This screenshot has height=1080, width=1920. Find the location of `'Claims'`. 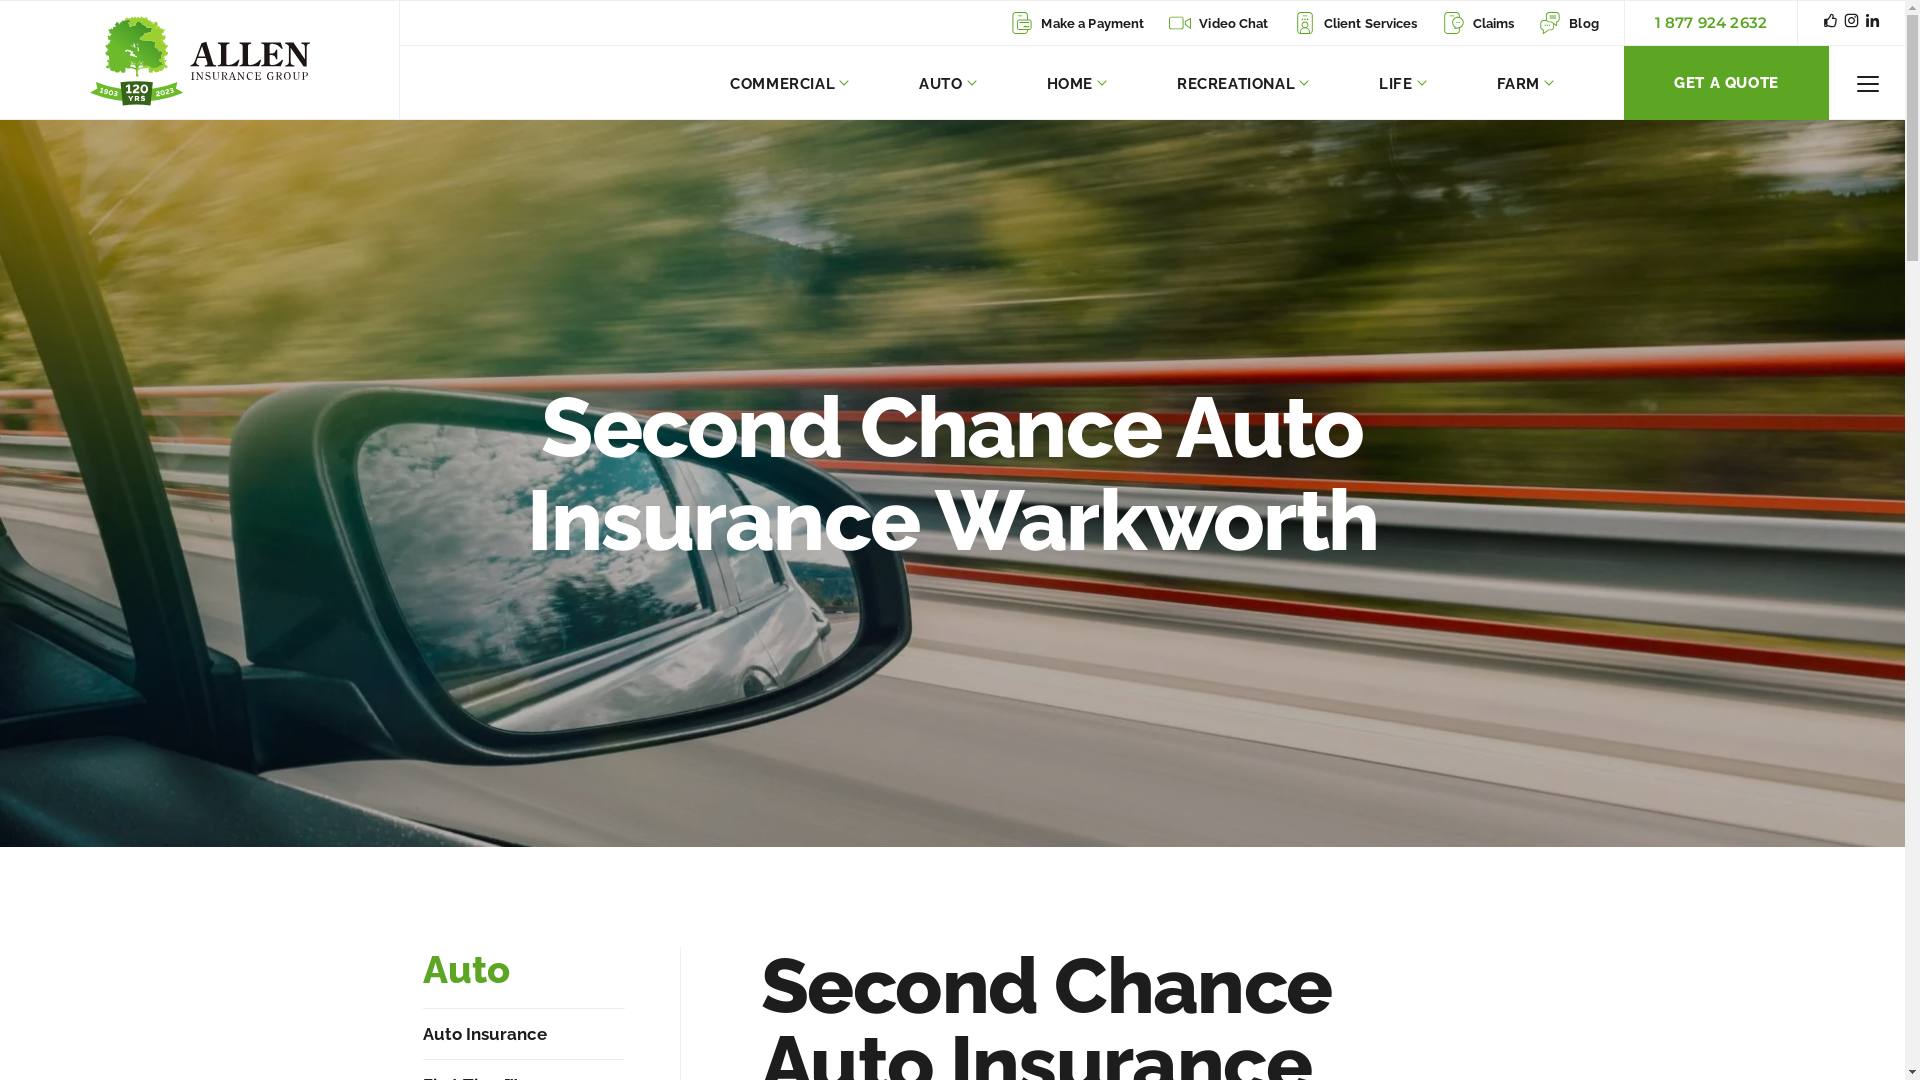

'Claims' is located at coordinates (1478, 23).